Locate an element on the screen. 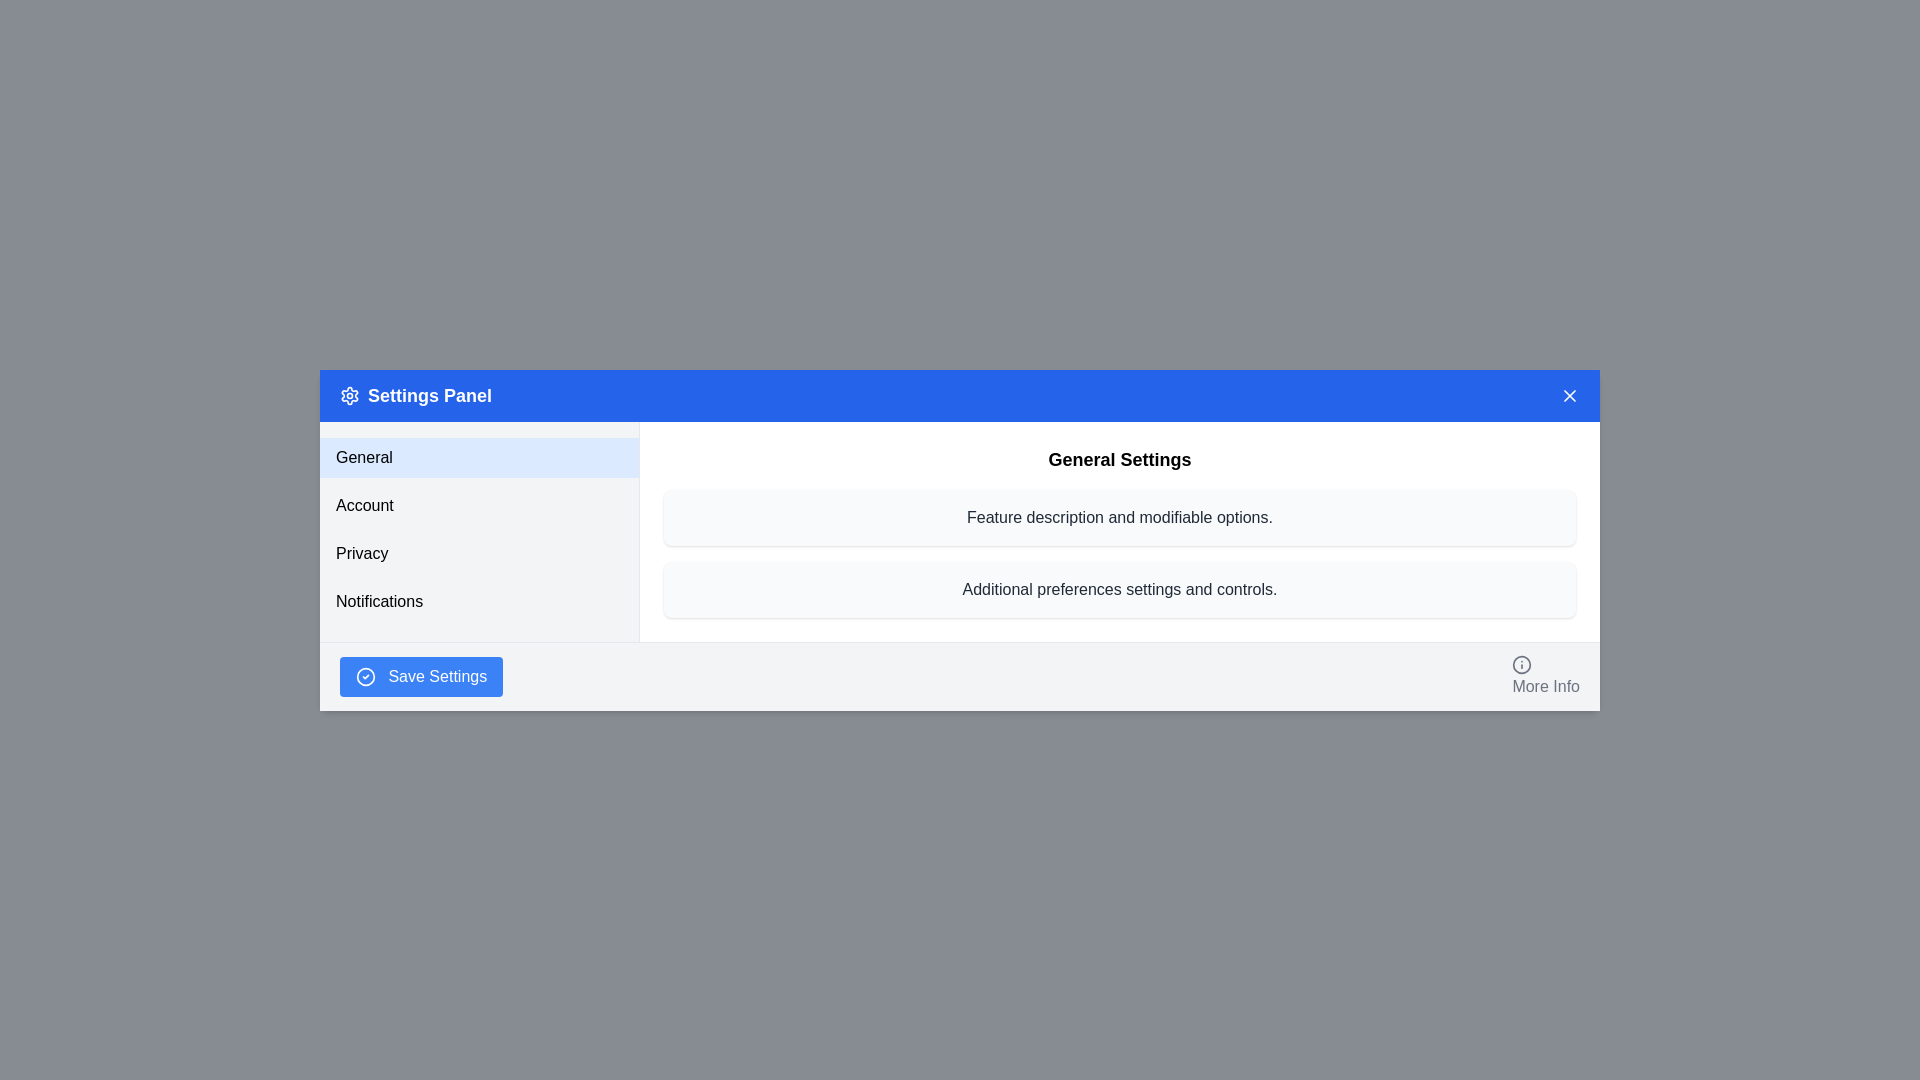 The width and height of the screenshot is (1920, 1080). static text label displaying 'Additional preferences settings and controls.' which is located beneath the 'Feature description and modifiable options.' text in the 'General Settings' section is located at coordinates (1118, 588).